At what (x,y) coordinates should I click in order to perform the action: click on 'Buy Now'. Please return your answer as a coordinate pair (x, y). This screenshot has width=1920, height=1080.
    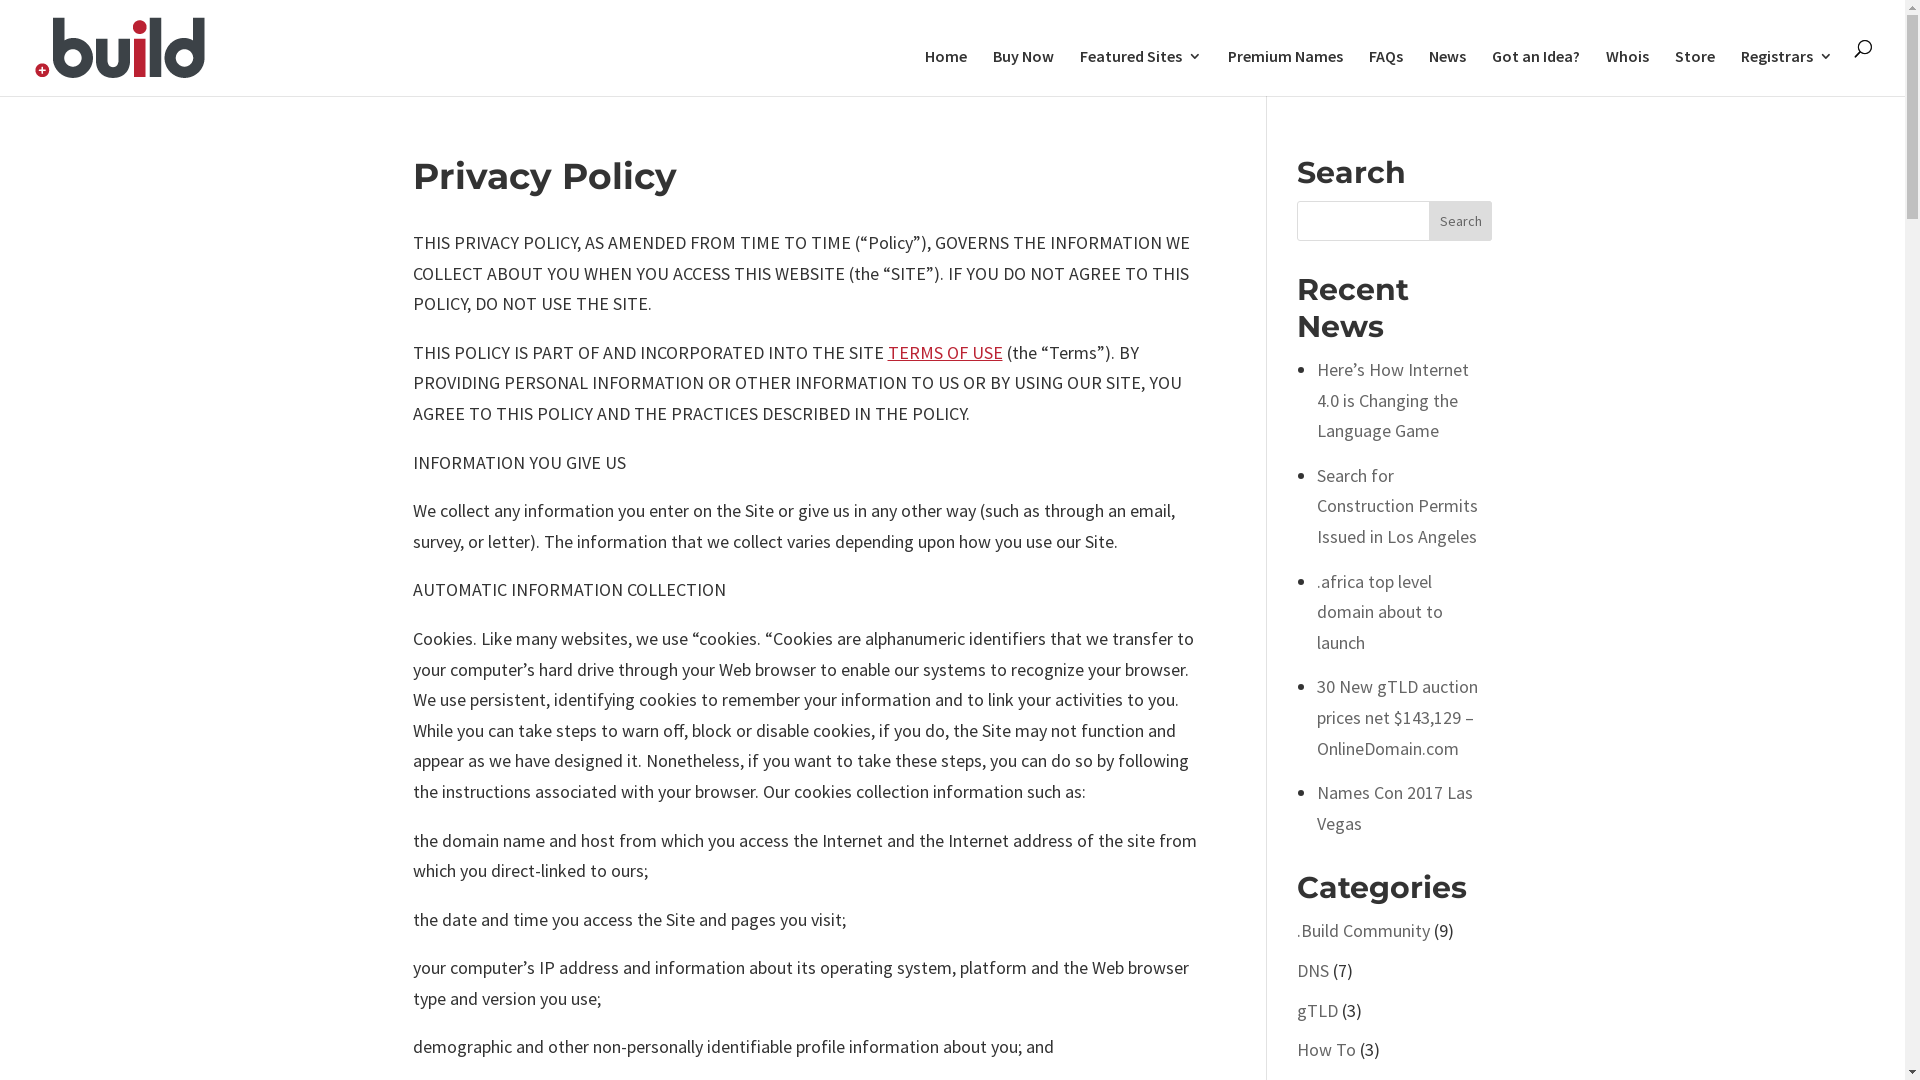
    Looking at the image, I should click on (1023, 71).